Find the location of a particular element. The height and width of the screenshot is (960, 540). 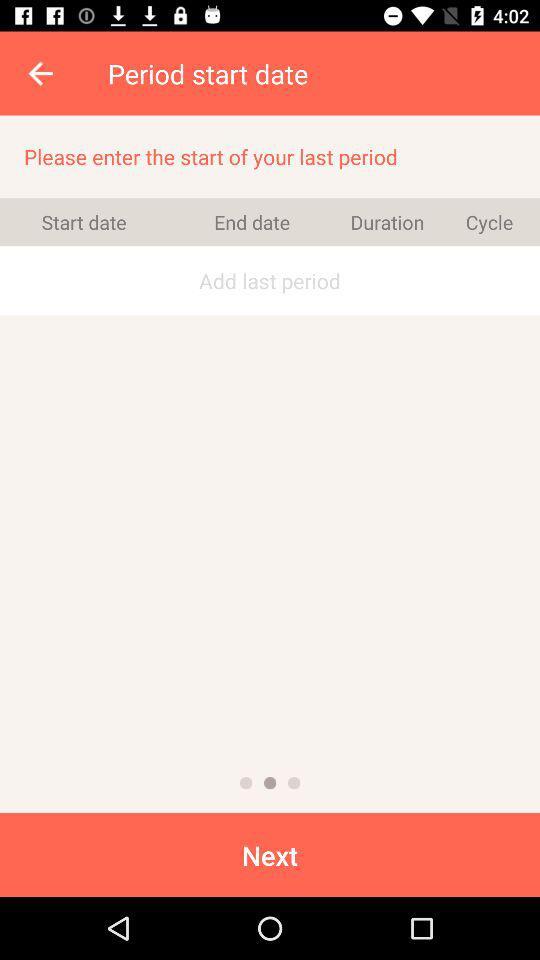

the icon above the next icon is located at coordinates (246, 783).